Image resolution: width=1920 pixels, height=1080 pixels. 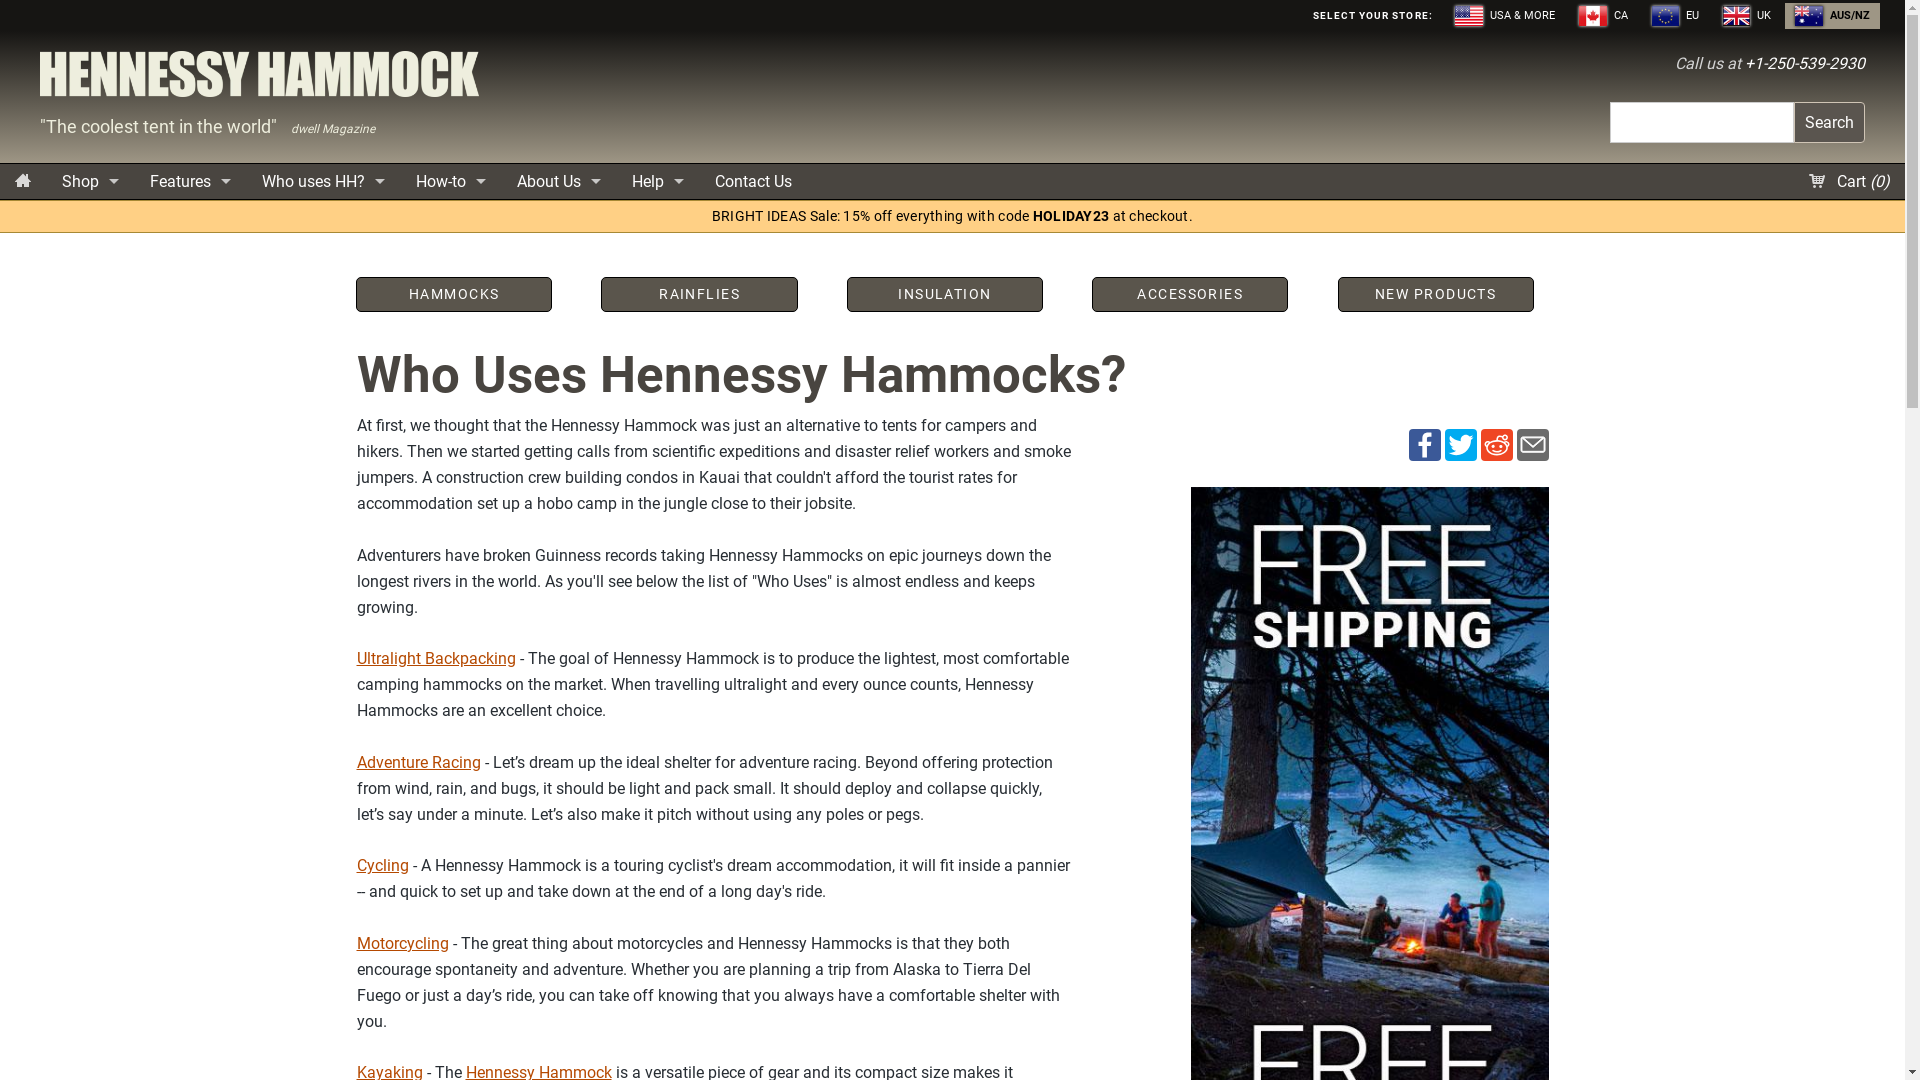 What do you see at coordinates (1794, 181) in the screenshot?
I see `'Cart (0)'` at bounding box center [1794, 181].